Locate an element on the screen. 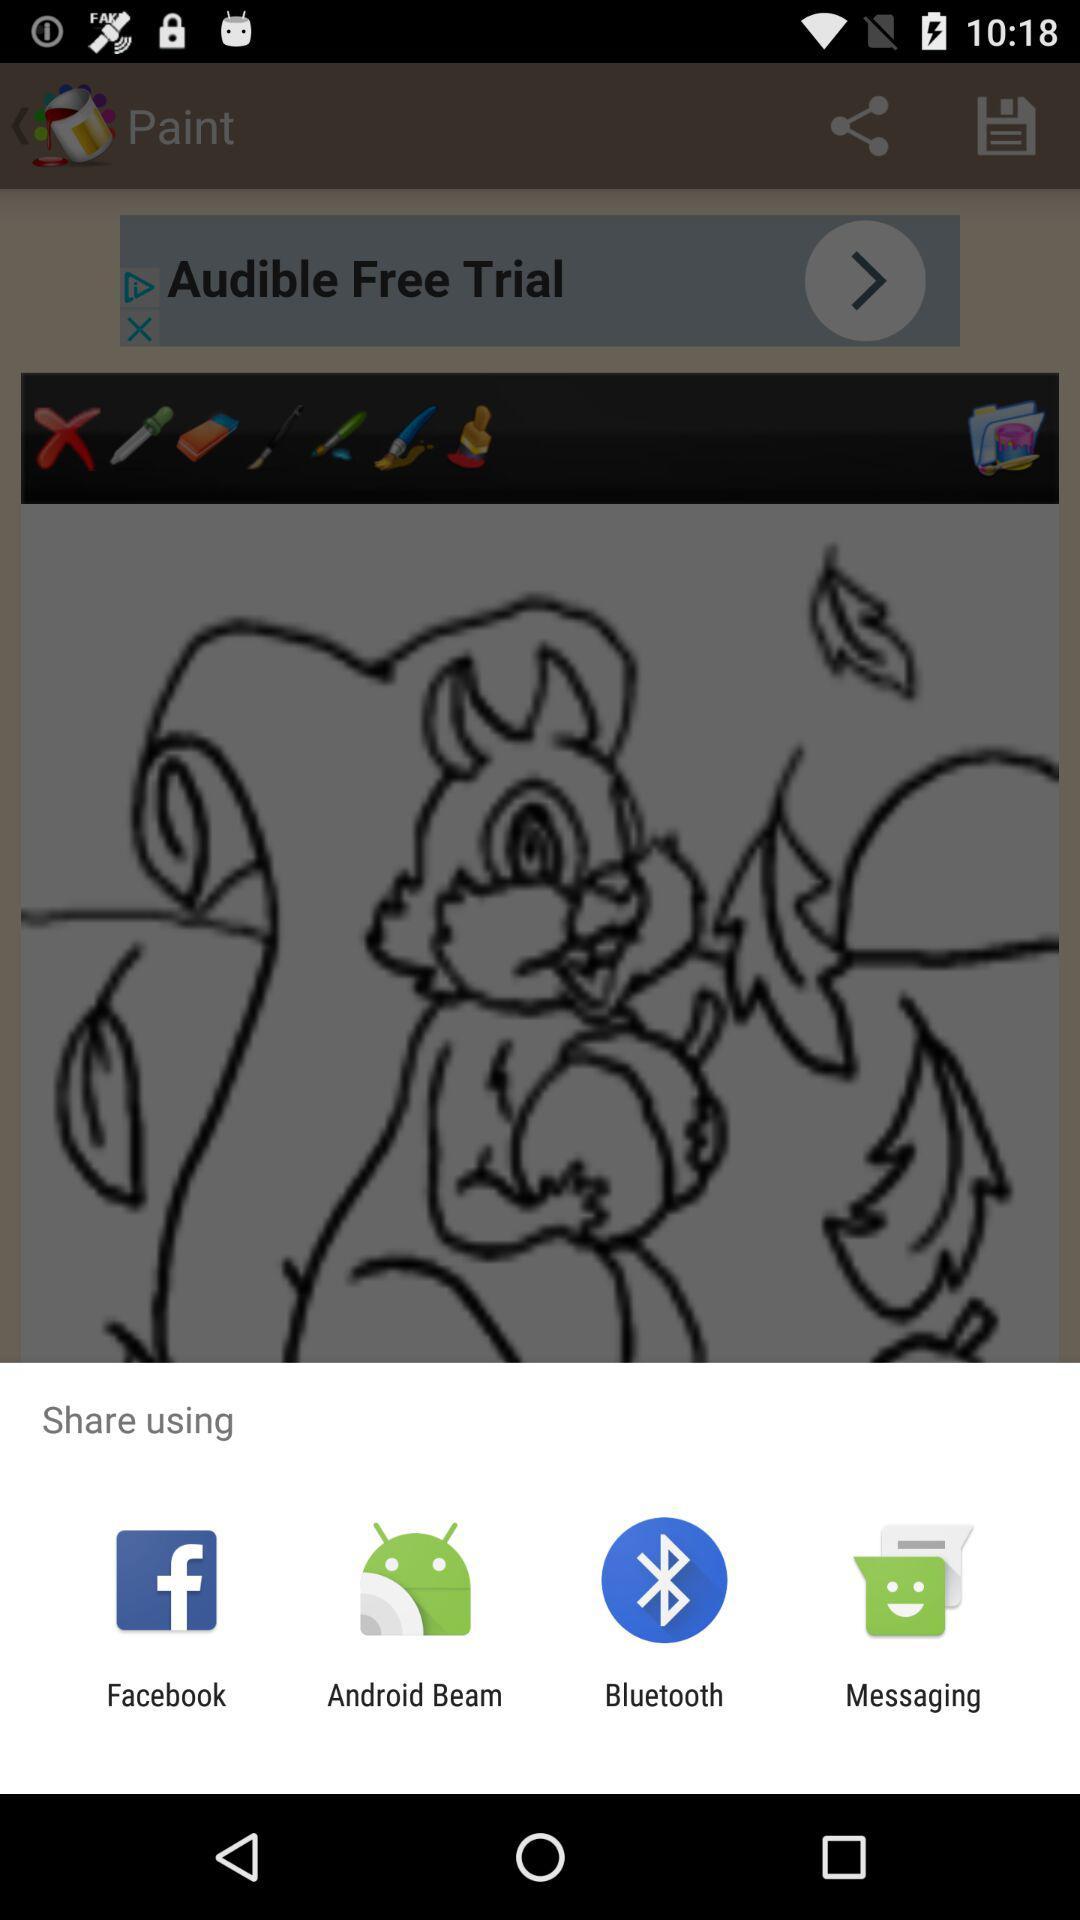 The width and height of the screenshot is (1080, 1920). the item next to messaging is located at coordinates (664, 1711).